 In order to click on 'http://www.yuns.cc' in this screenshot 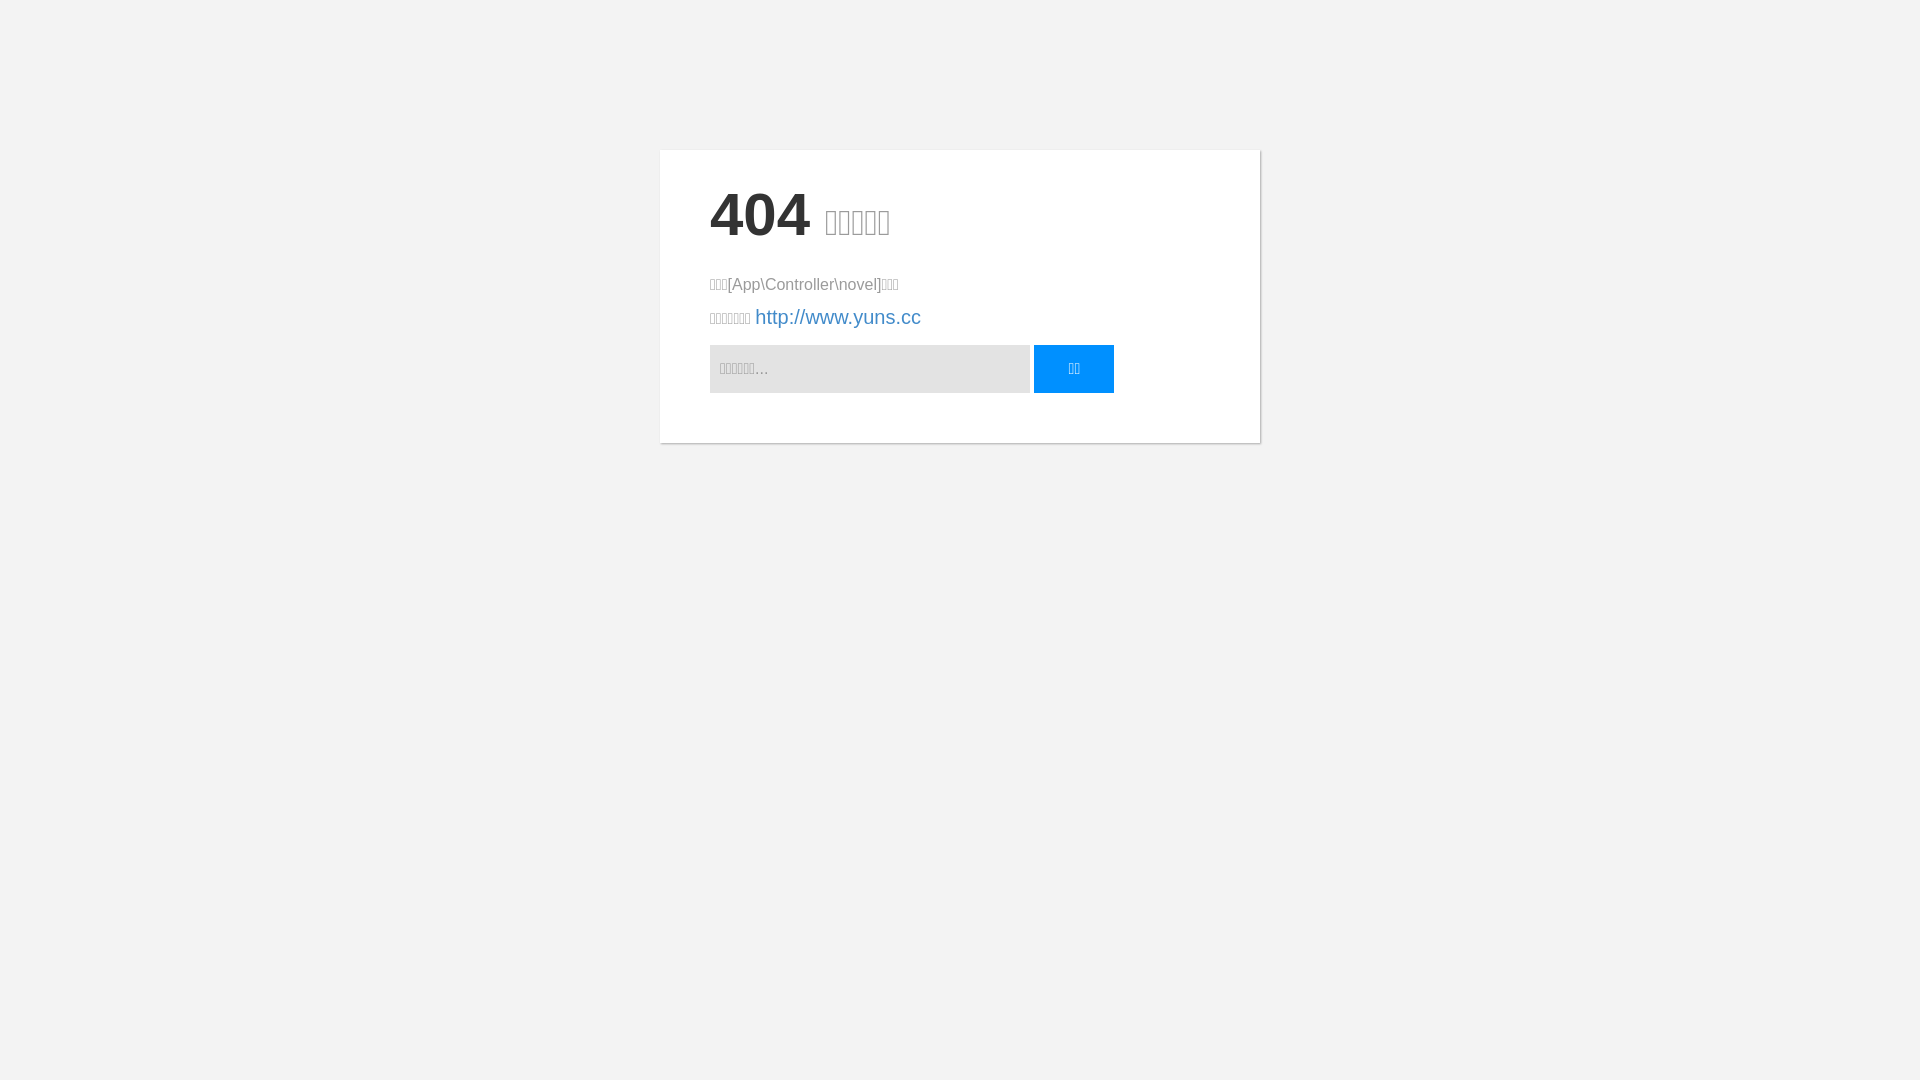, I will do `click(753, 315)`.